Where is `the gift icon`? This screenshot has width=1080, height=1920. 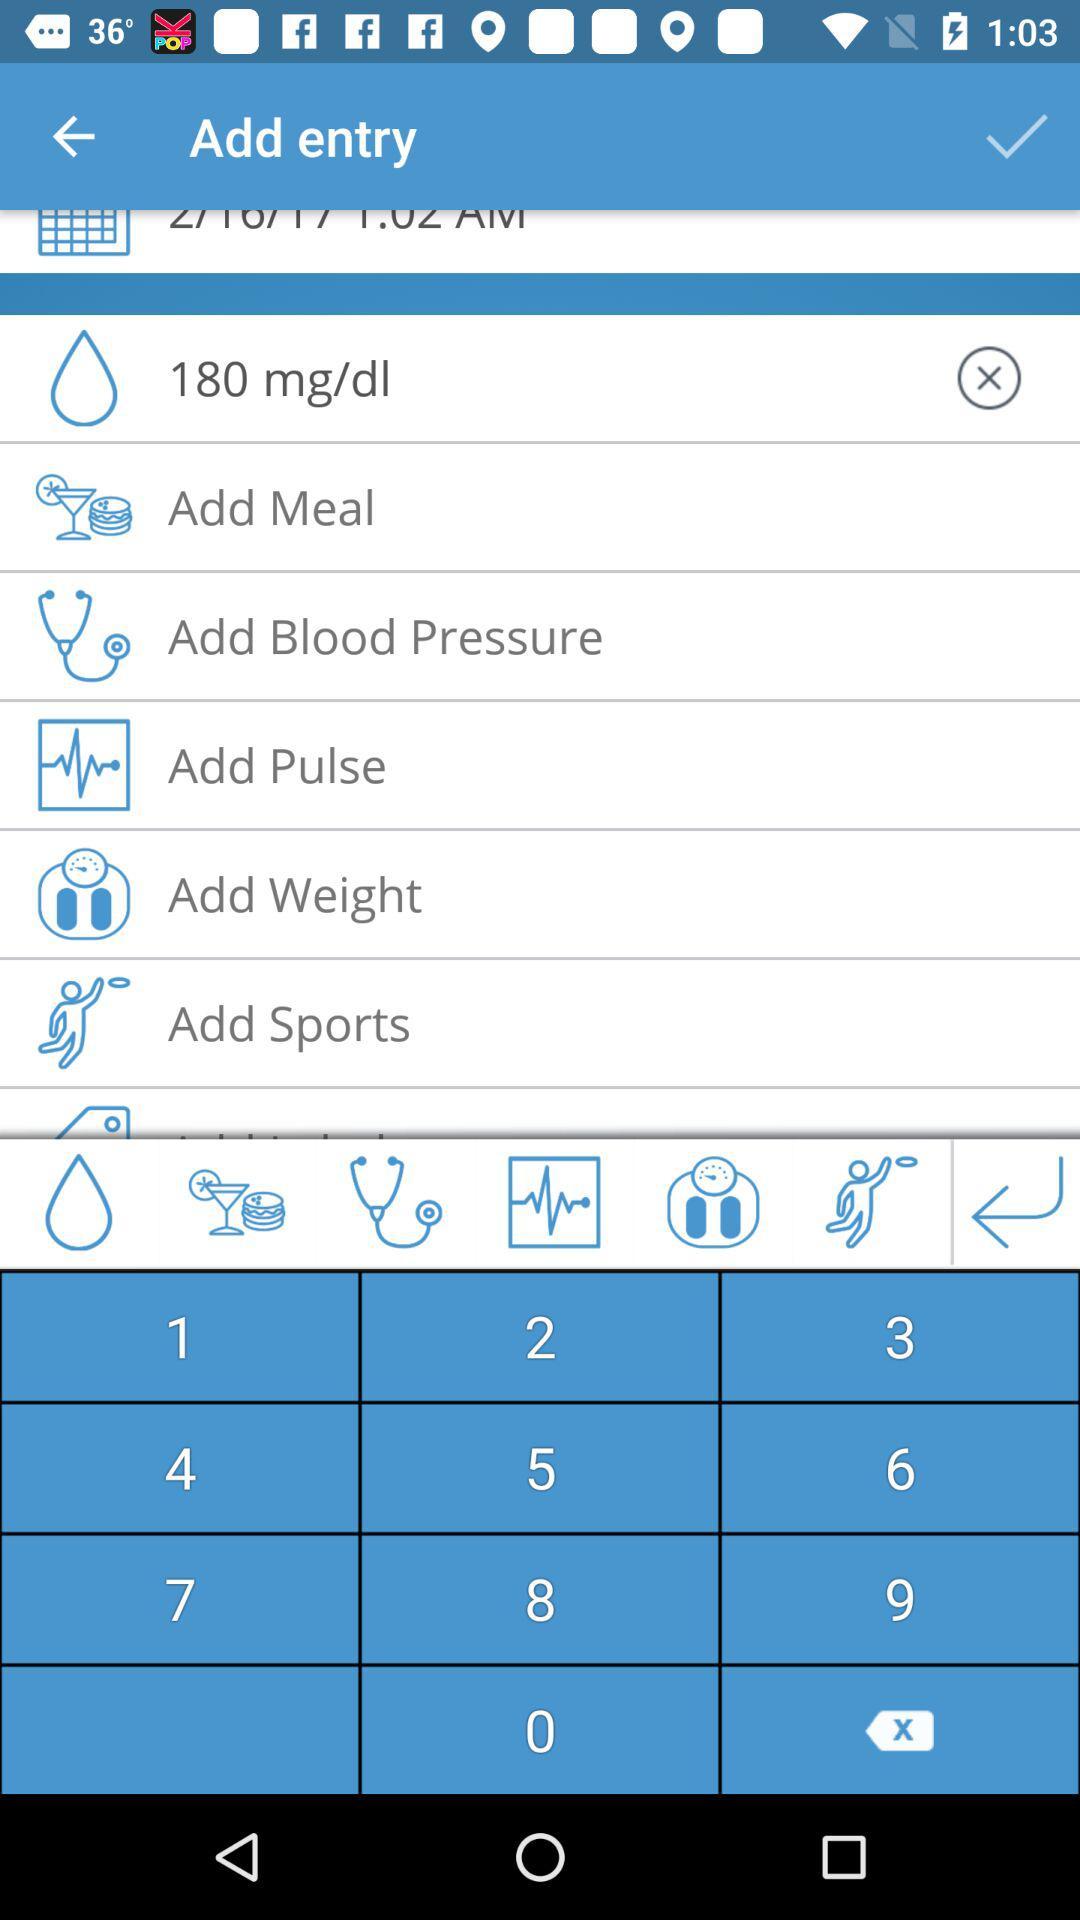
the gift icon is located at coordinates (712, 1201).